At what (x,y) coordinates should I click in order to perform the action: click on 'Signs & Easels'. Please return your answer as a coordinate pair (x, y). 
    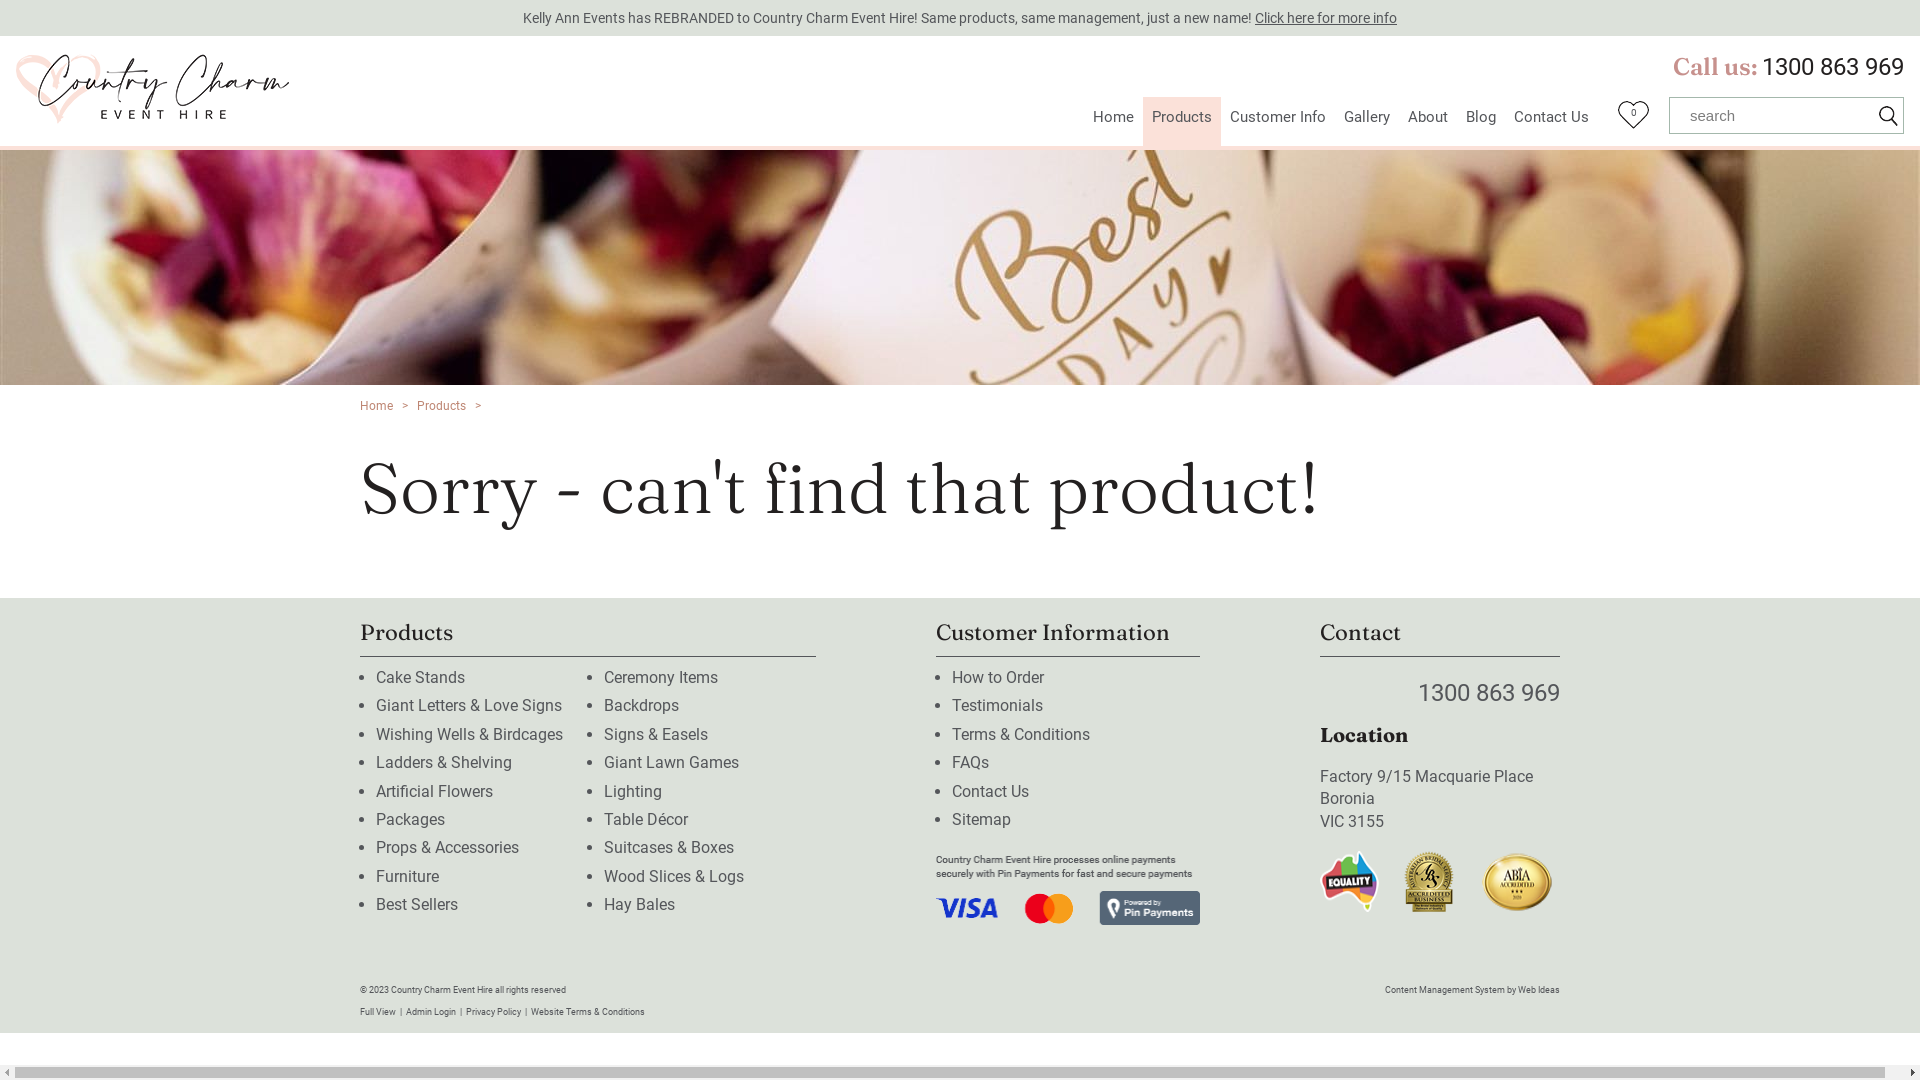
    Looking at the image, I should click on (656, 734).